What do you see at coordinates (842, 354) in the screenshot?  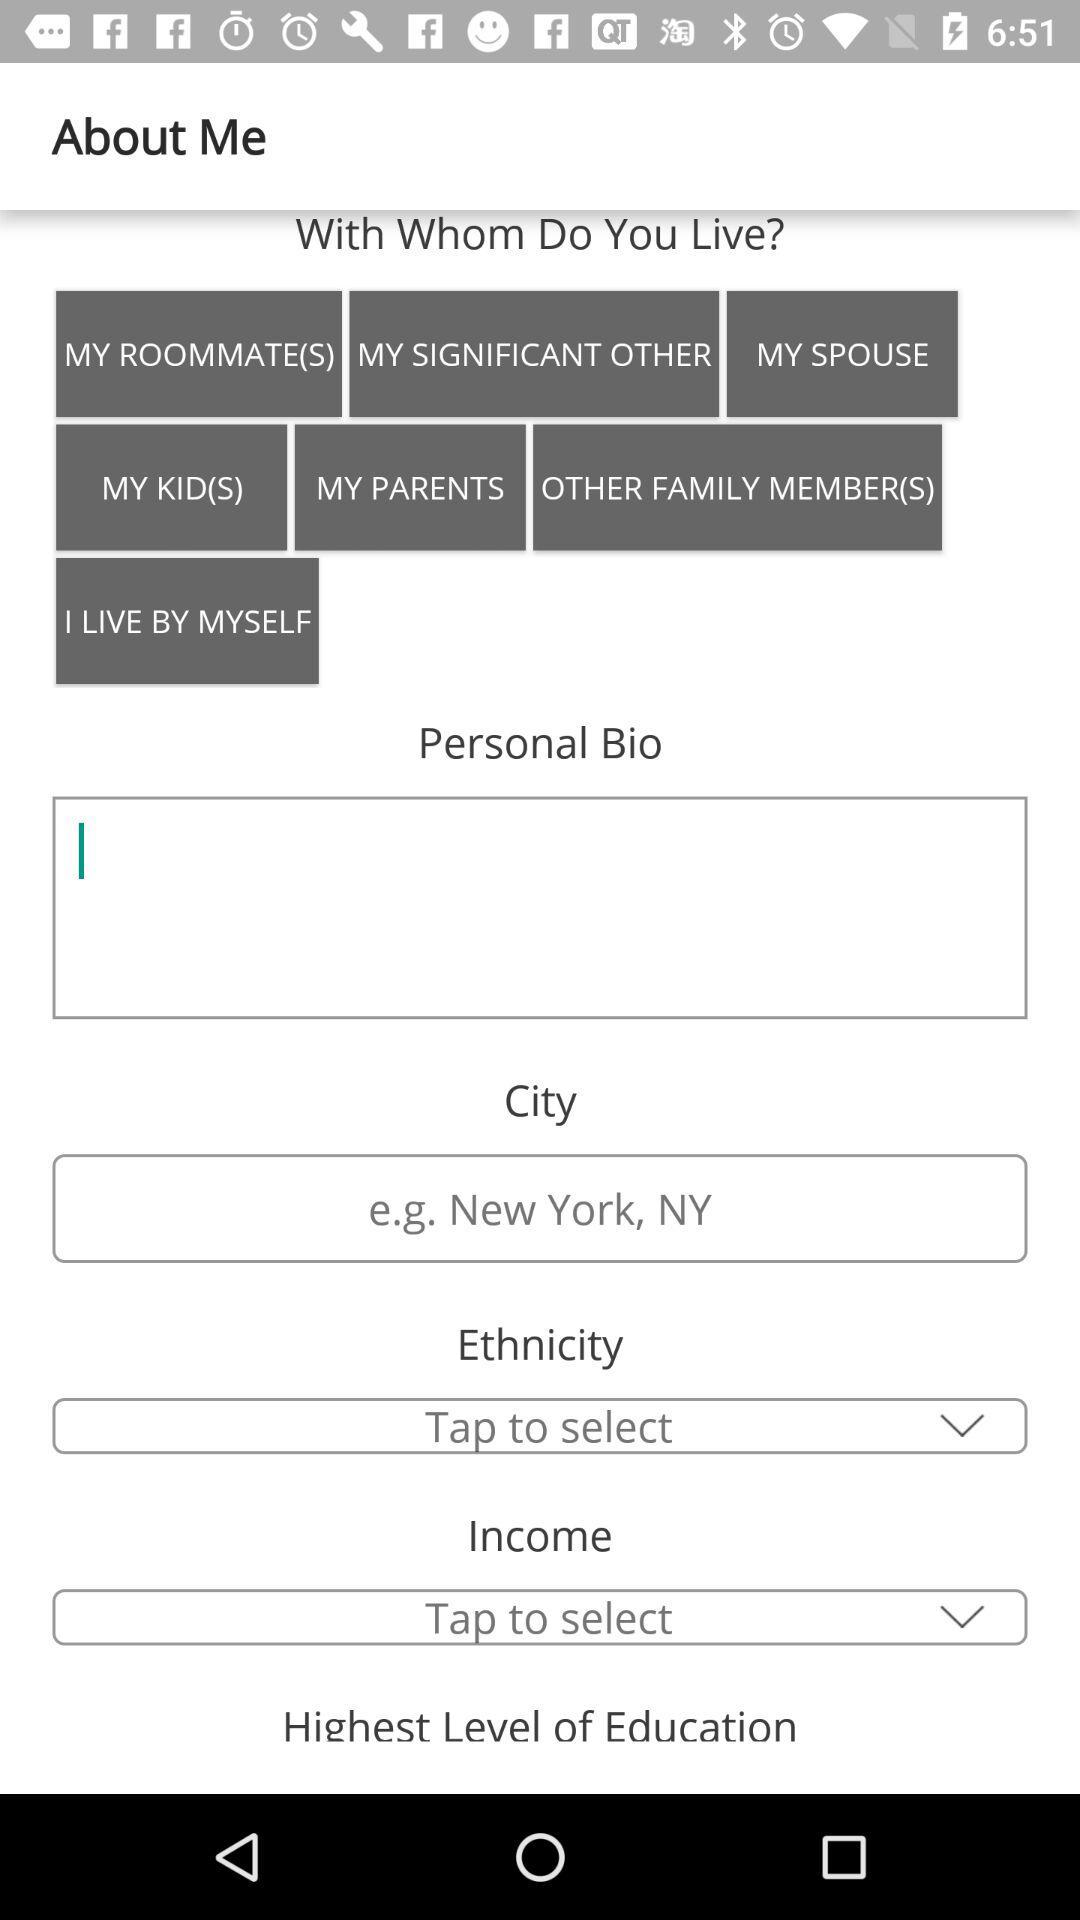 I see `the icon to the right of my significant other item` at bounding box center [842, 354].